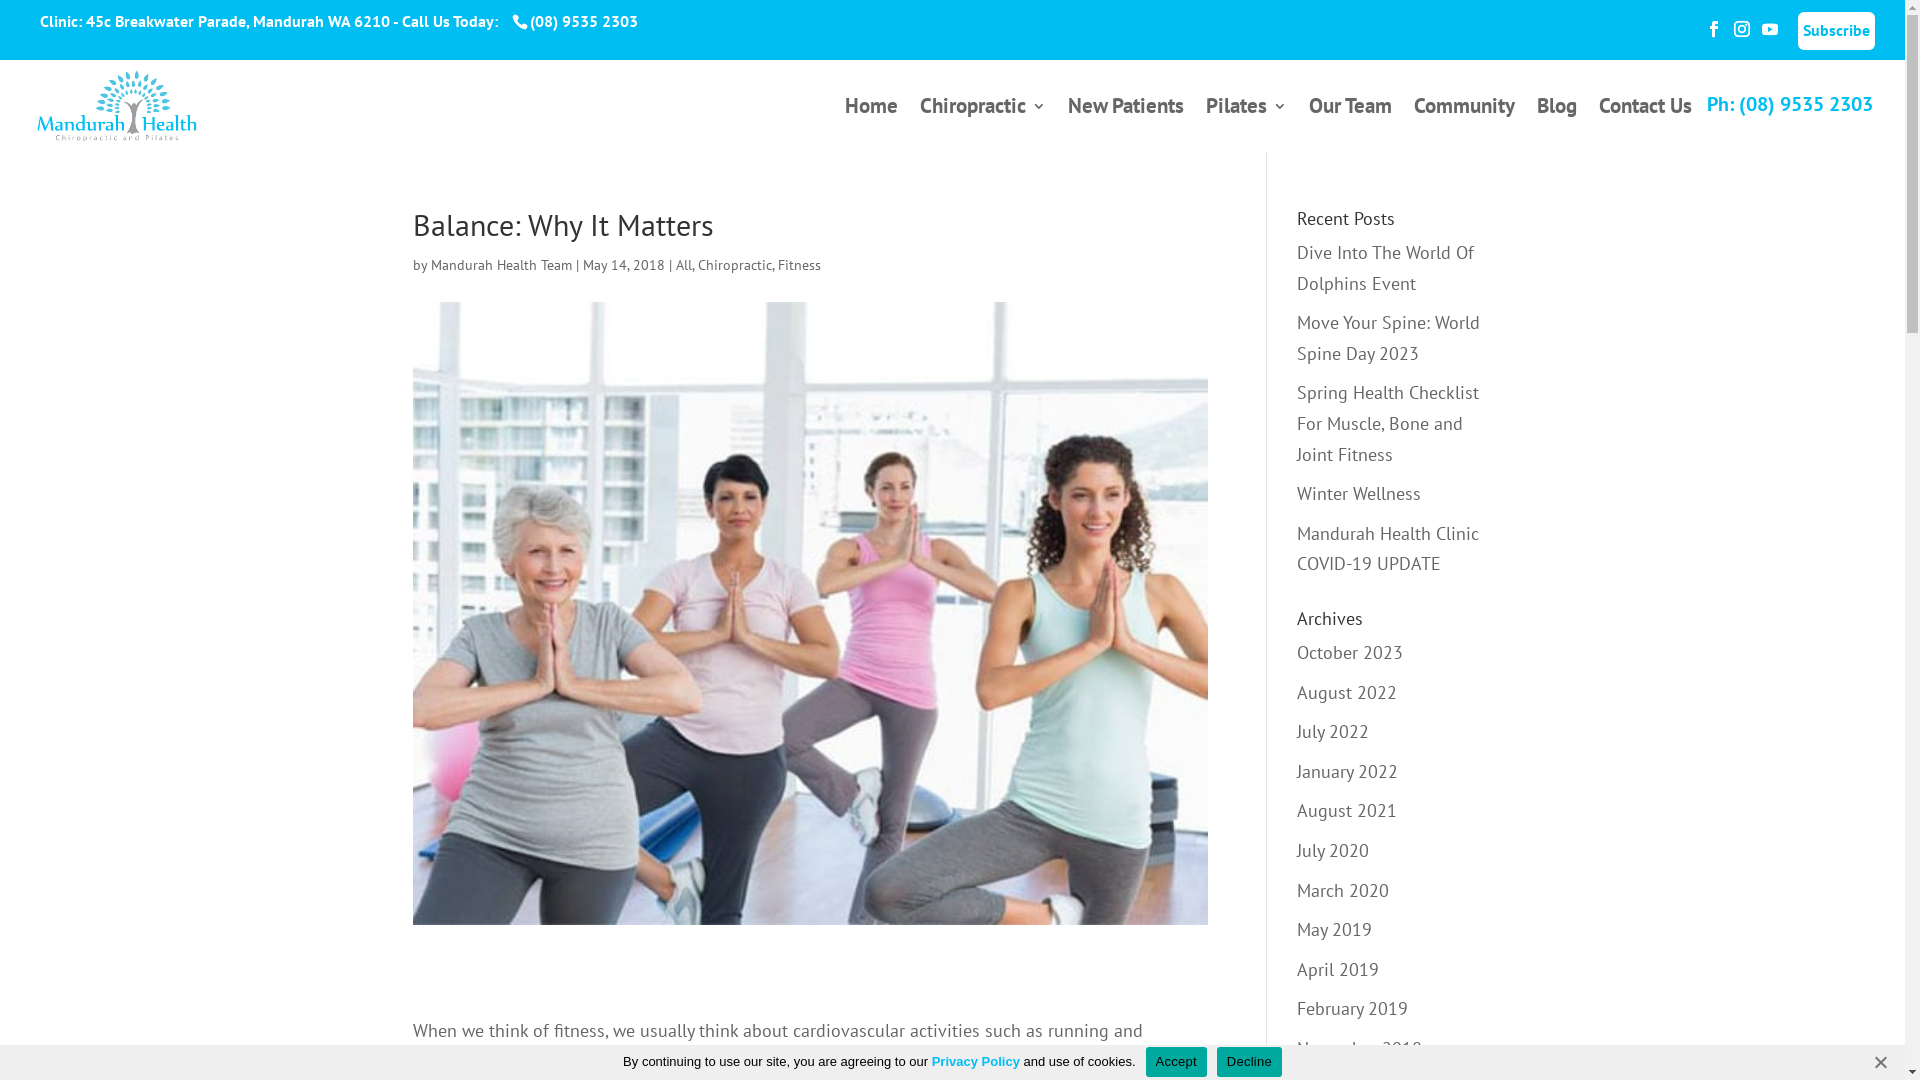 The width and height of the screenshot is (1920, 1080). What do you see at coordinates (684, 264) in the screenshot?
I see `'All'` at bounding box center [684, 264].